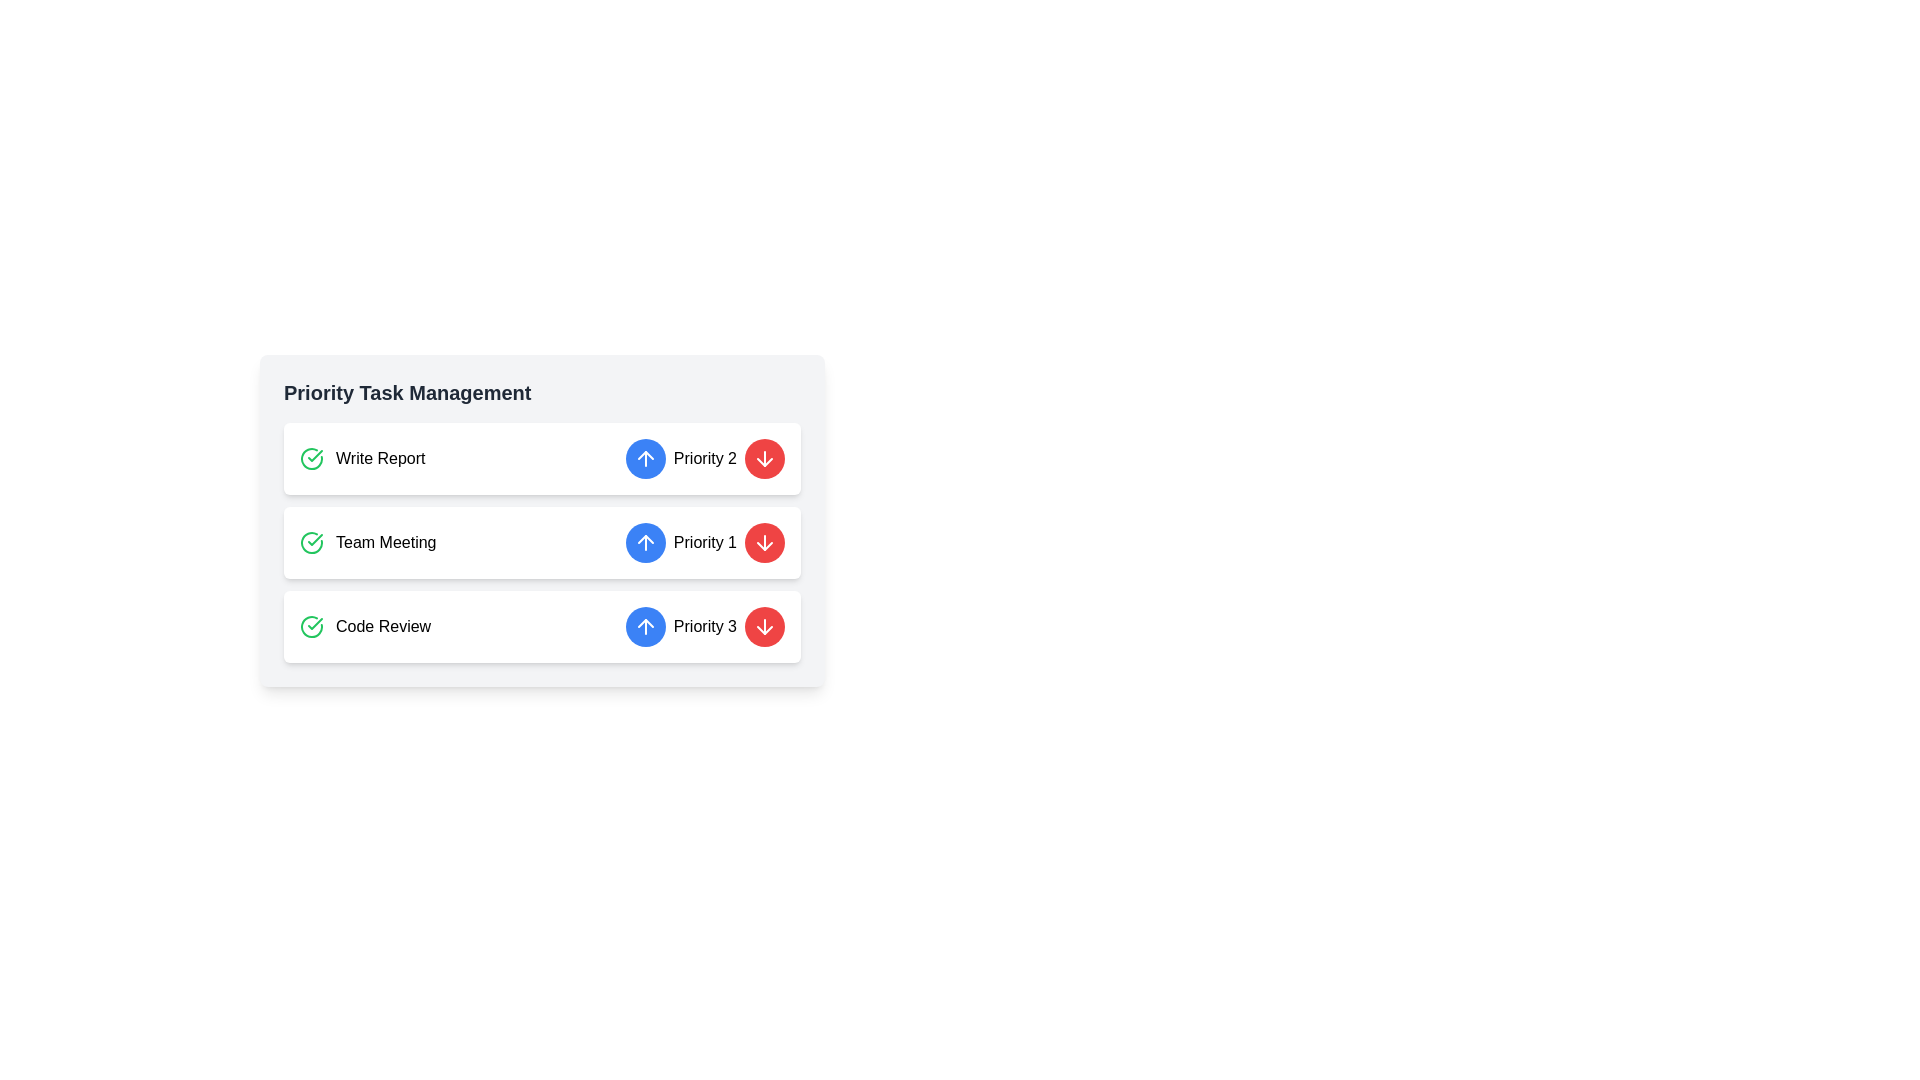 Image resolution: width=1920 pixels, height=1080 pixels. What do you see at coordinates (542, 527) in the screenshot?
I see `the 'Team Meeting' task within the 'Priority Task Management' card to focus on it` at bounding box center [542, 527].